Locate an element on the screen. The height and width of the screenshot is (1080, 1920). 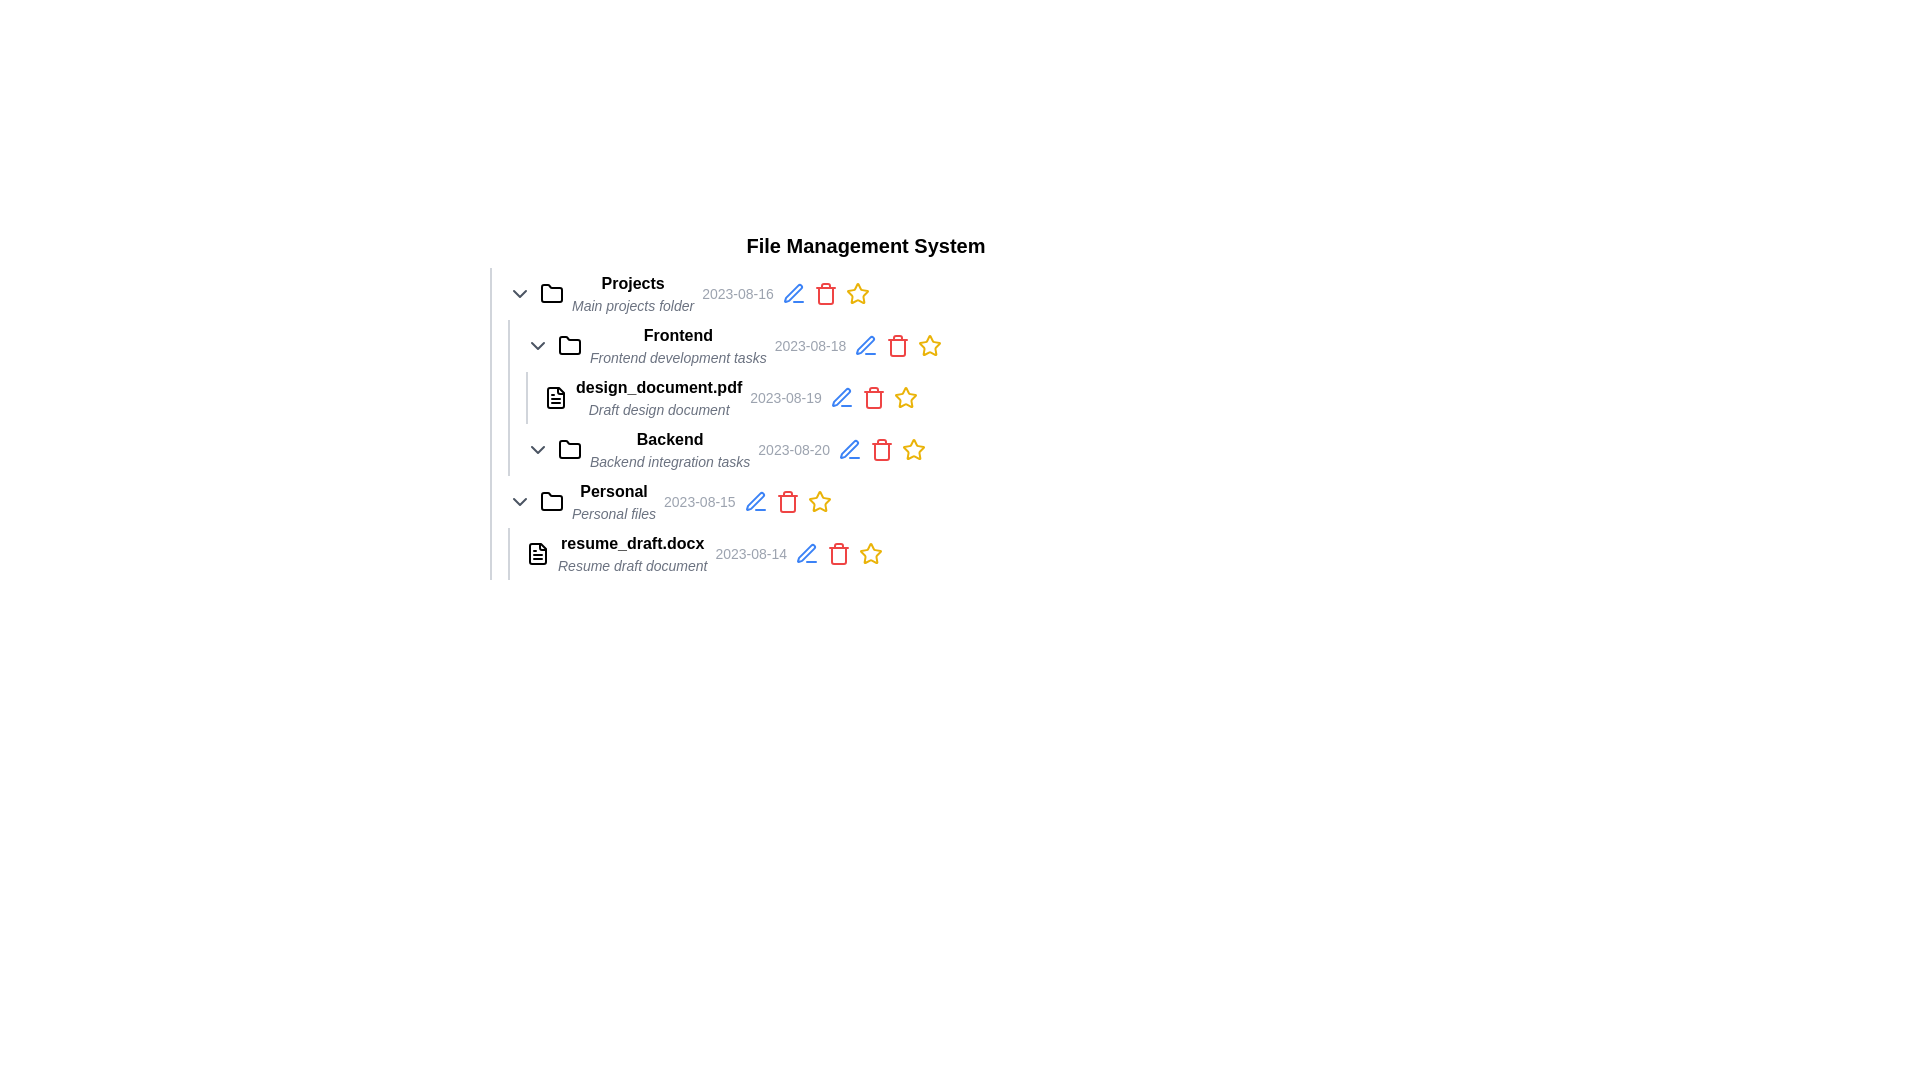
the star icon located at the rightmost side of the 'Personal' file entry row is located at coordinates (819, 500).